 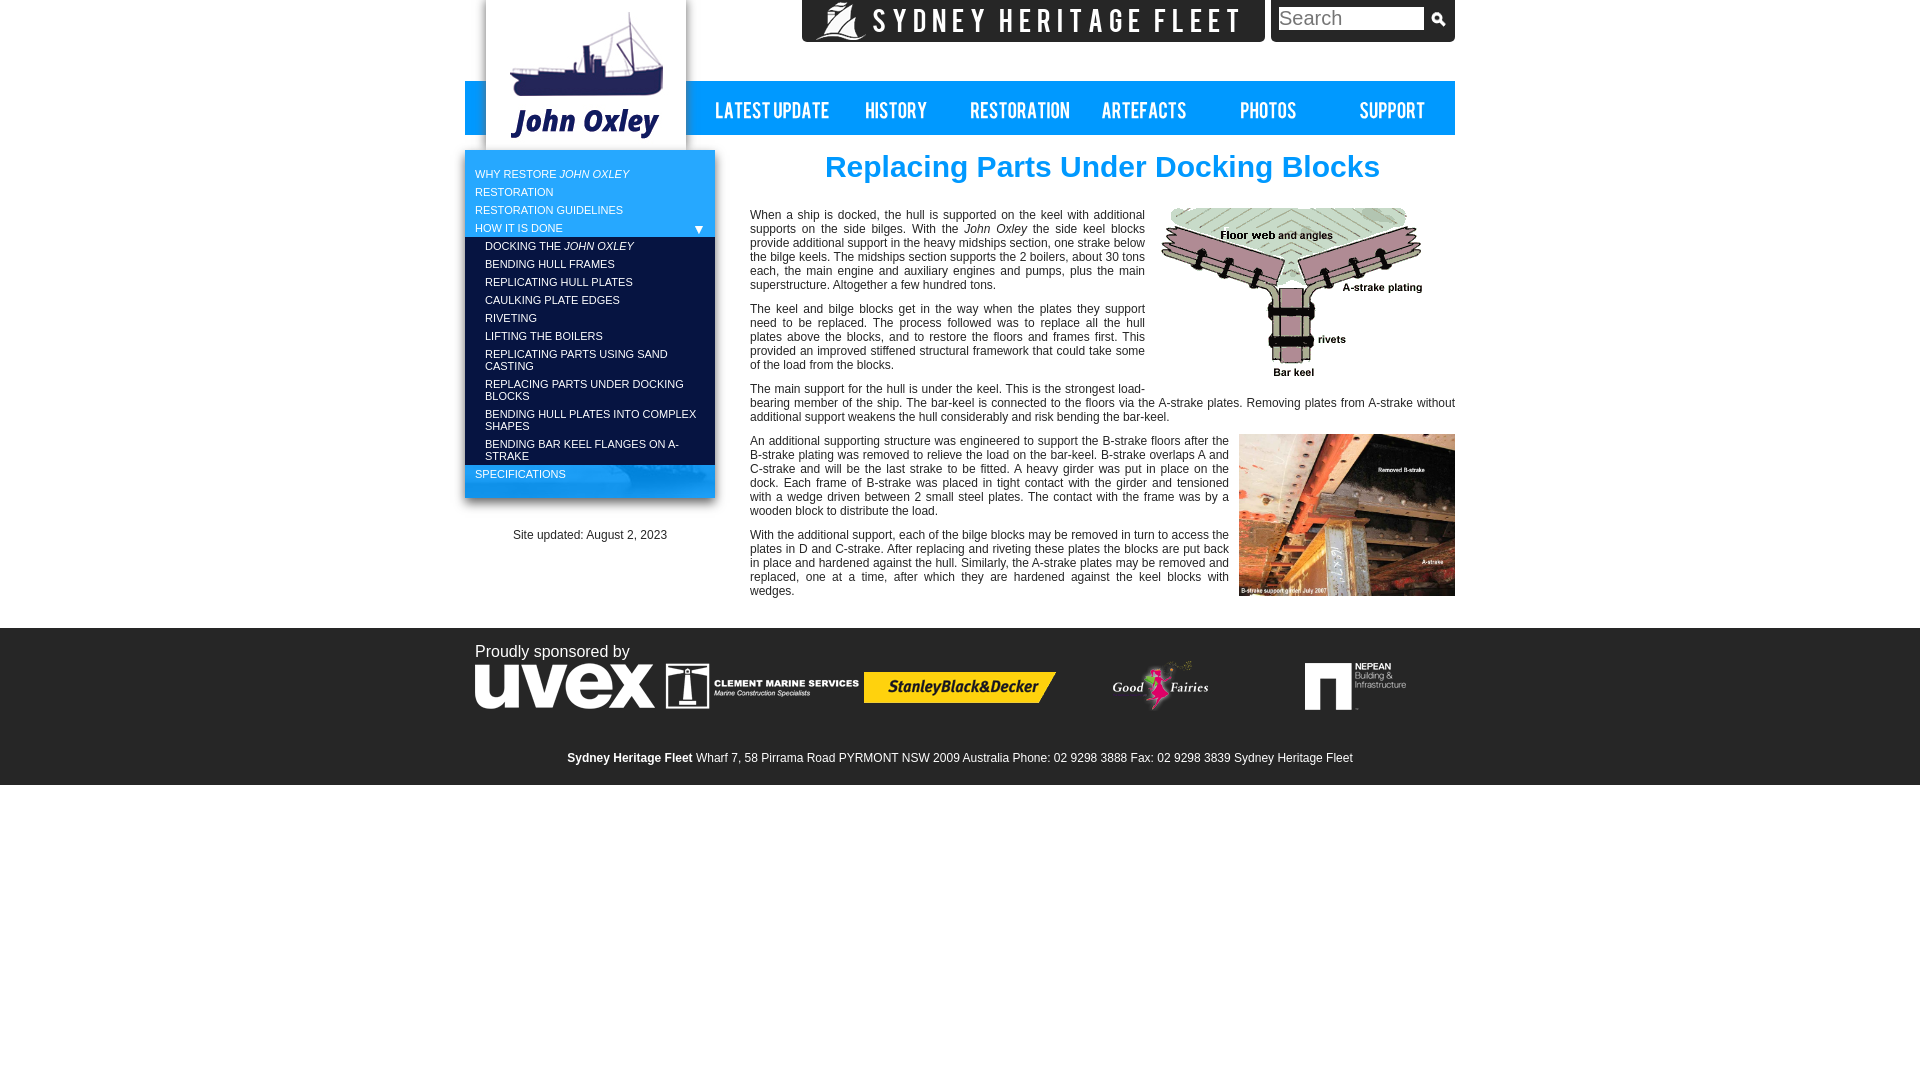 I want to click on 'RIVETING', so click(x=589, y=316).